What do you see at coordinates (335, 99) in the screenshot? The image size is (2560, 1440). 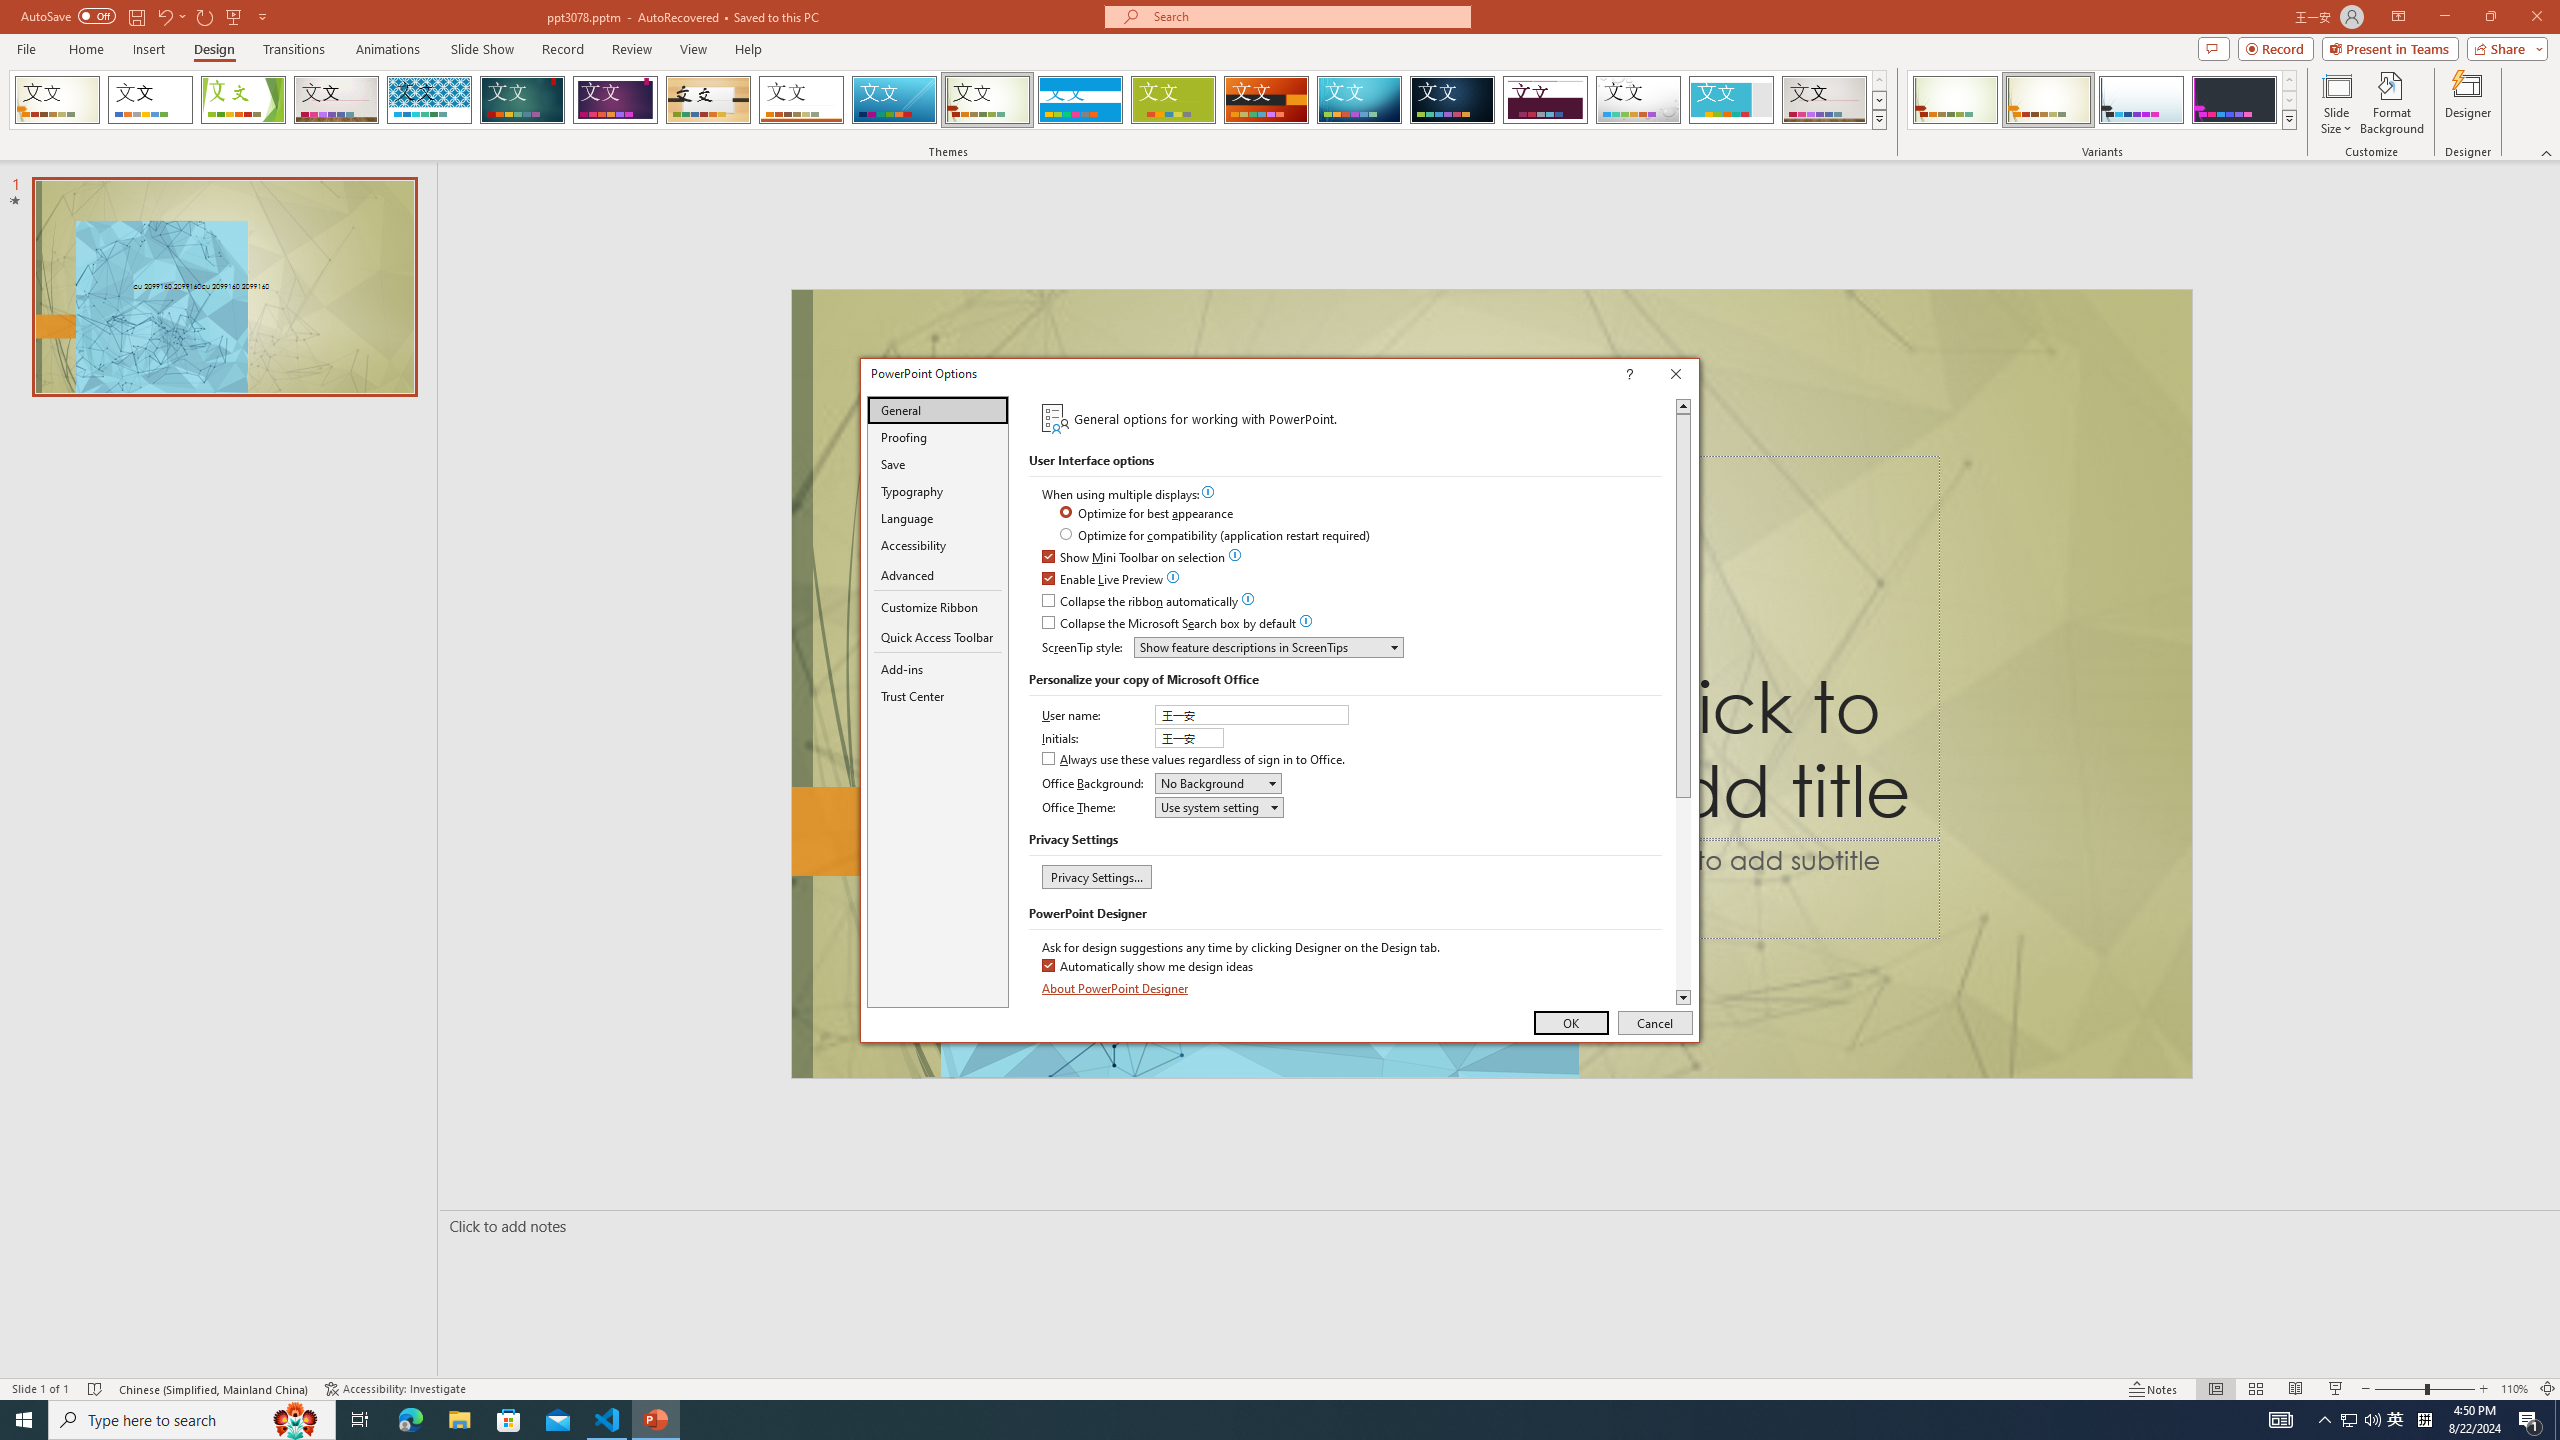 I see `'Gallery'` at bounding box center [335, 99].